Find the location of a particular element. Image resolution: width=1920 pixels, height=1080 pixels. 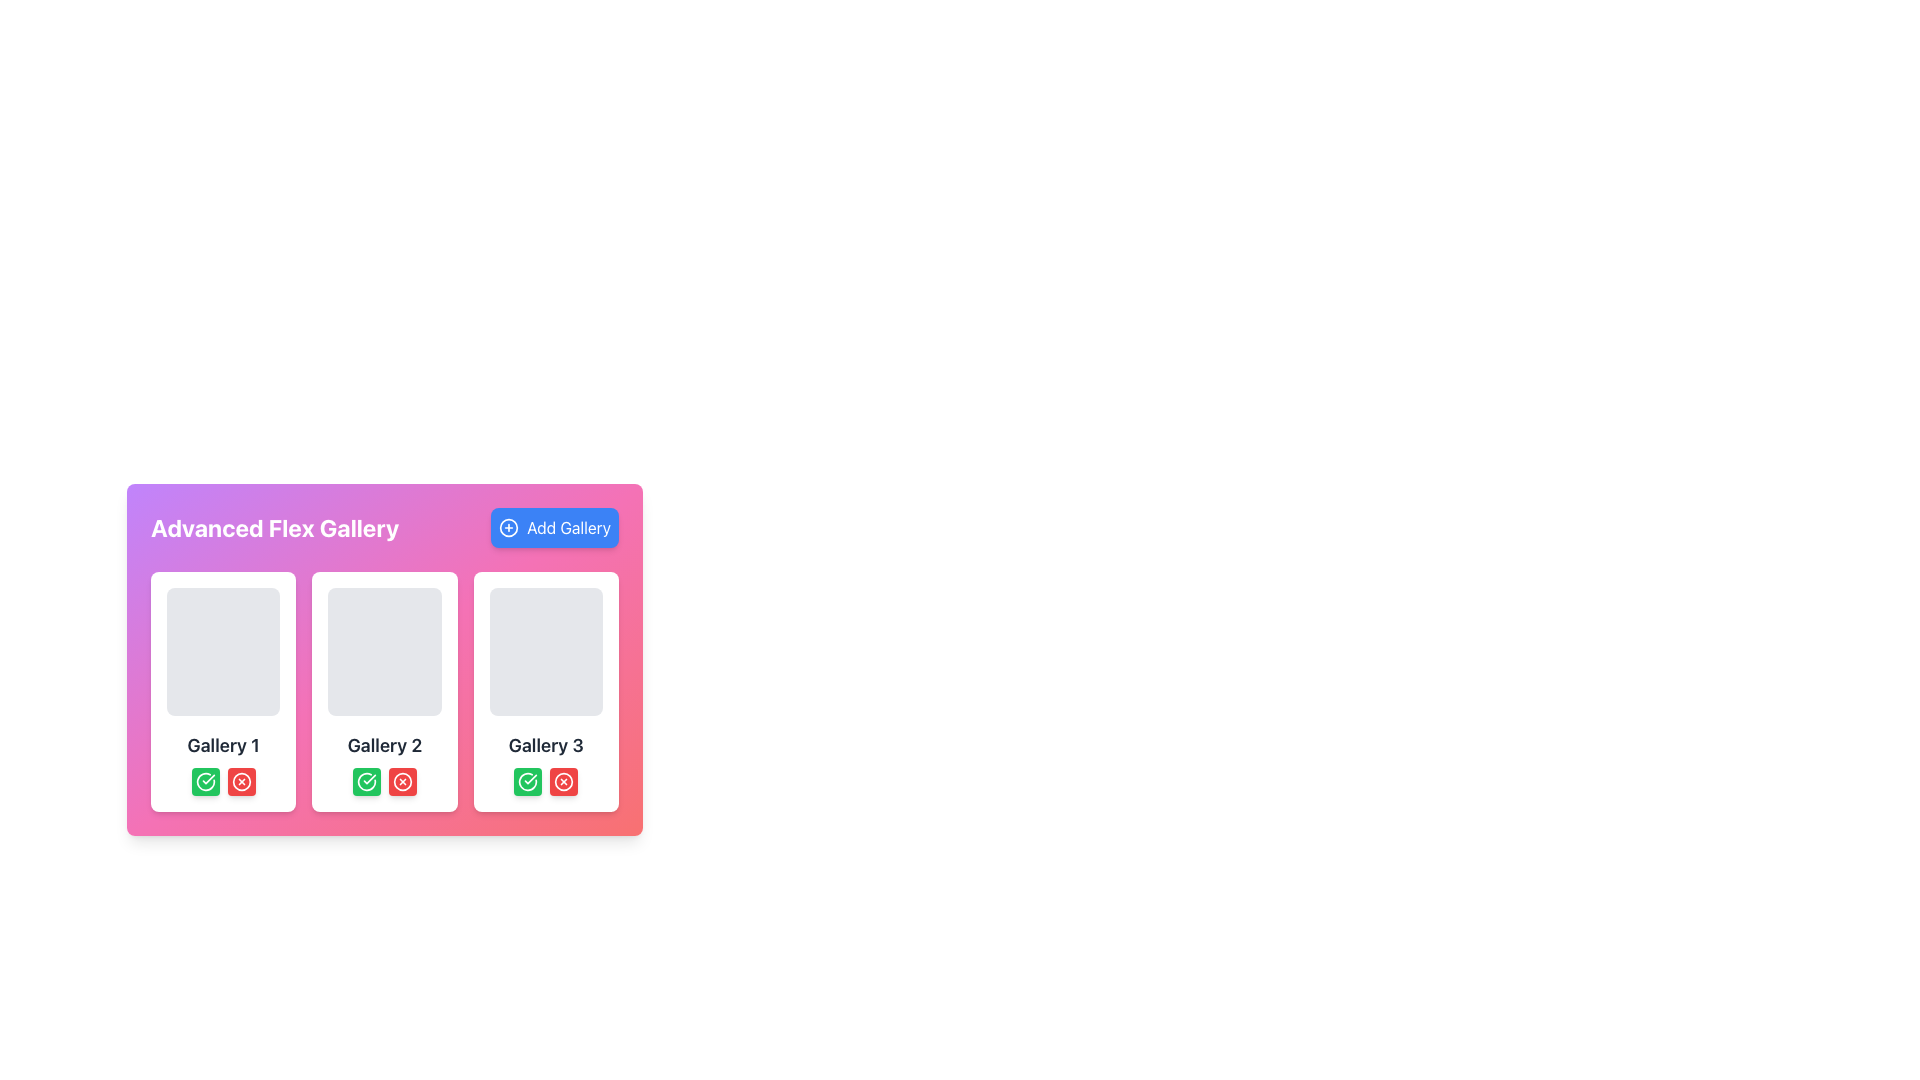

text label indicating the title of the second card in the gallery, which is located directly below the image placeholder section is located at coordinates (384, 745).